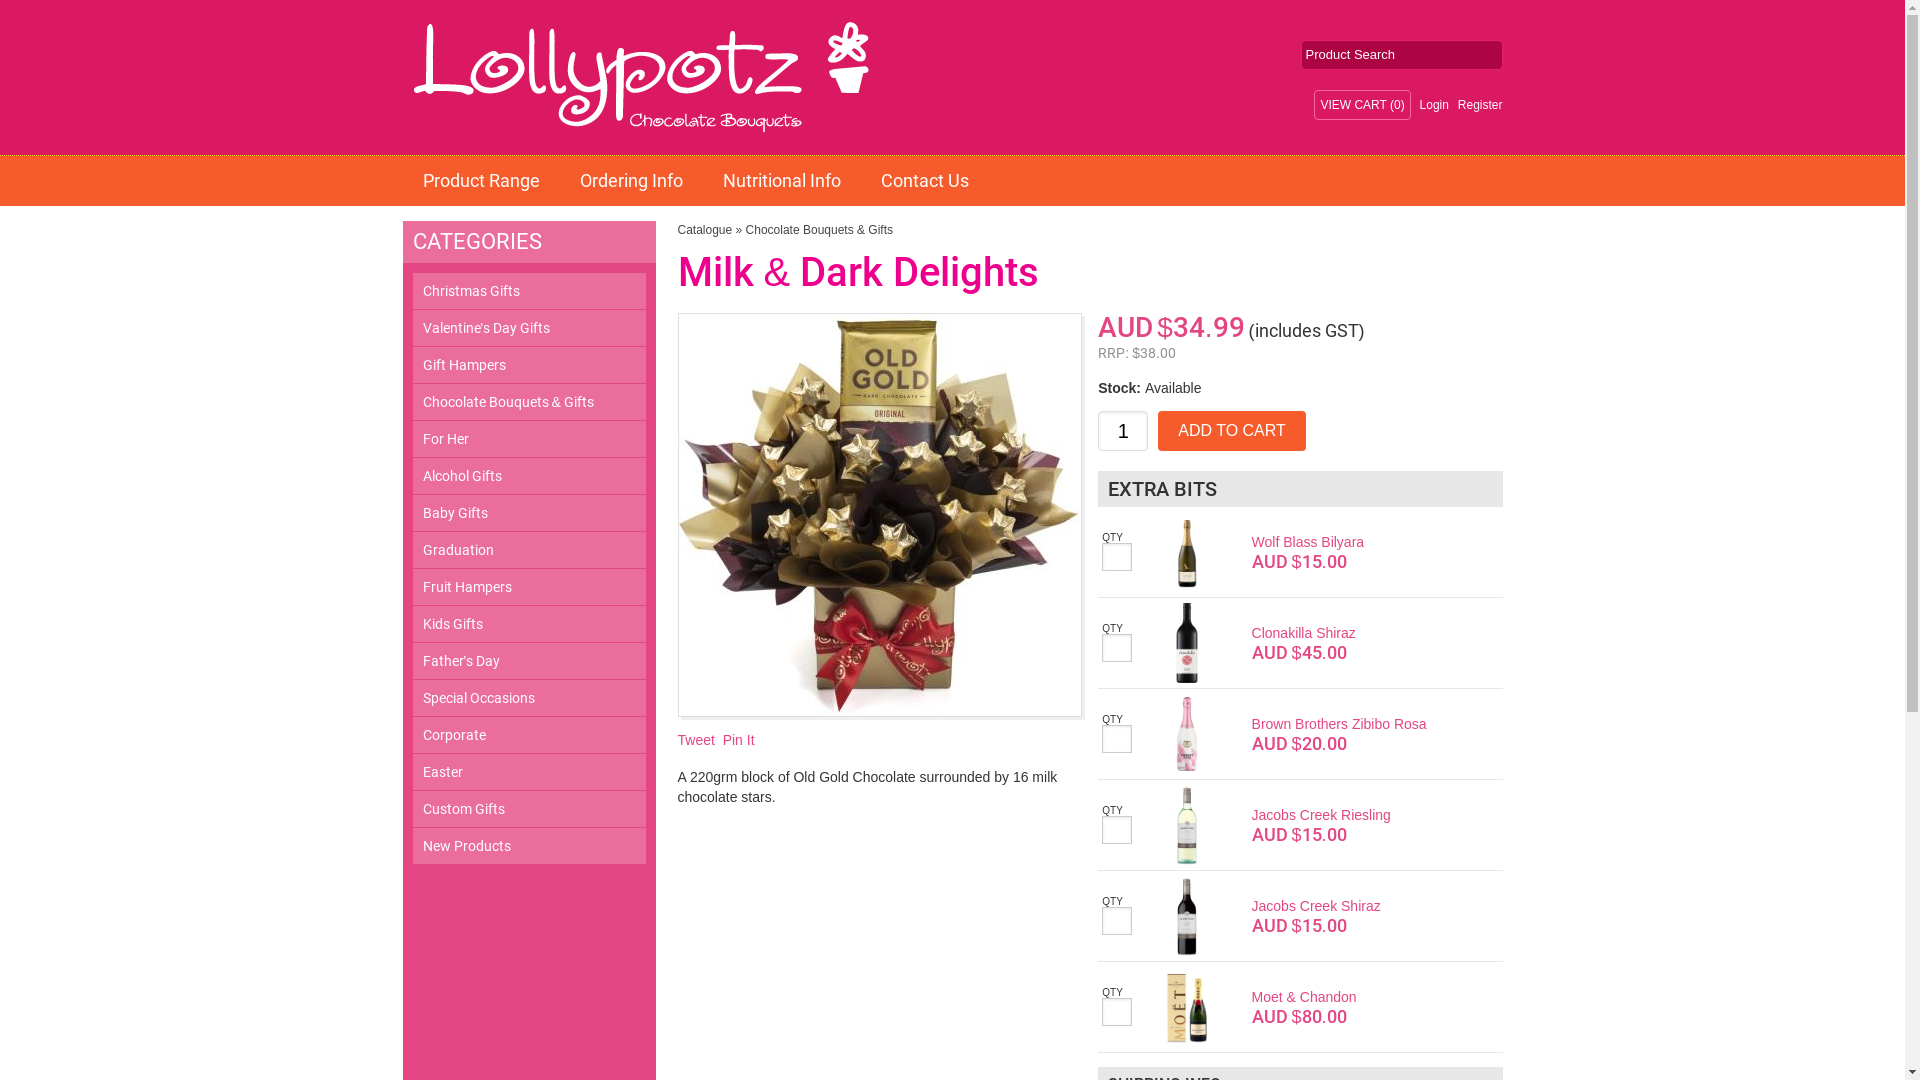  What do you see at coordinates (1361, 104) in the screenshot?
I see `'VIEW CART (0)'` at bounding box center [1361, 104].